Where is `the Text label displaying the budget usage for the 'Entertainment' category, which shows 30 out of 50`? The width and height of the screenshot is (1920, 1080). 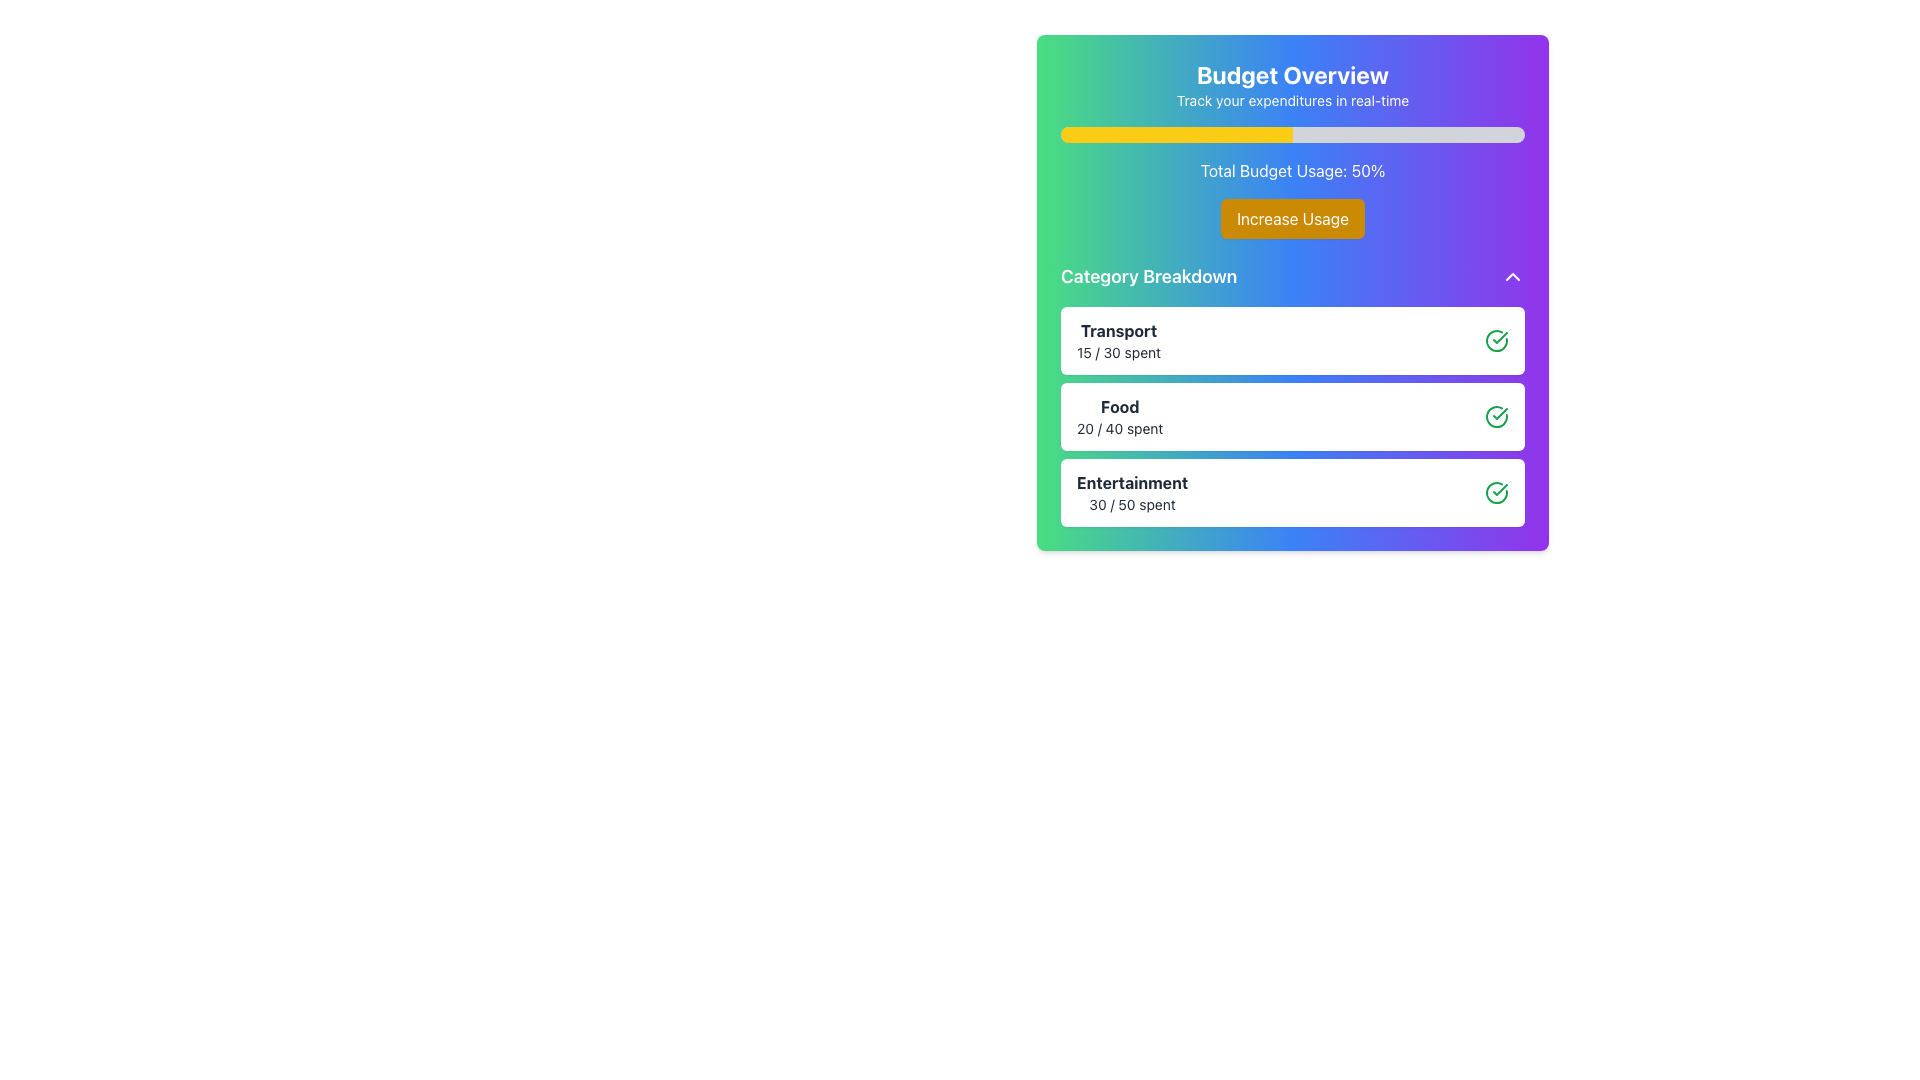
the Text label displaying the budget usage for the 'Entertainment' category, which shows 30 out of 50 is located at coordinates (1132, 504).